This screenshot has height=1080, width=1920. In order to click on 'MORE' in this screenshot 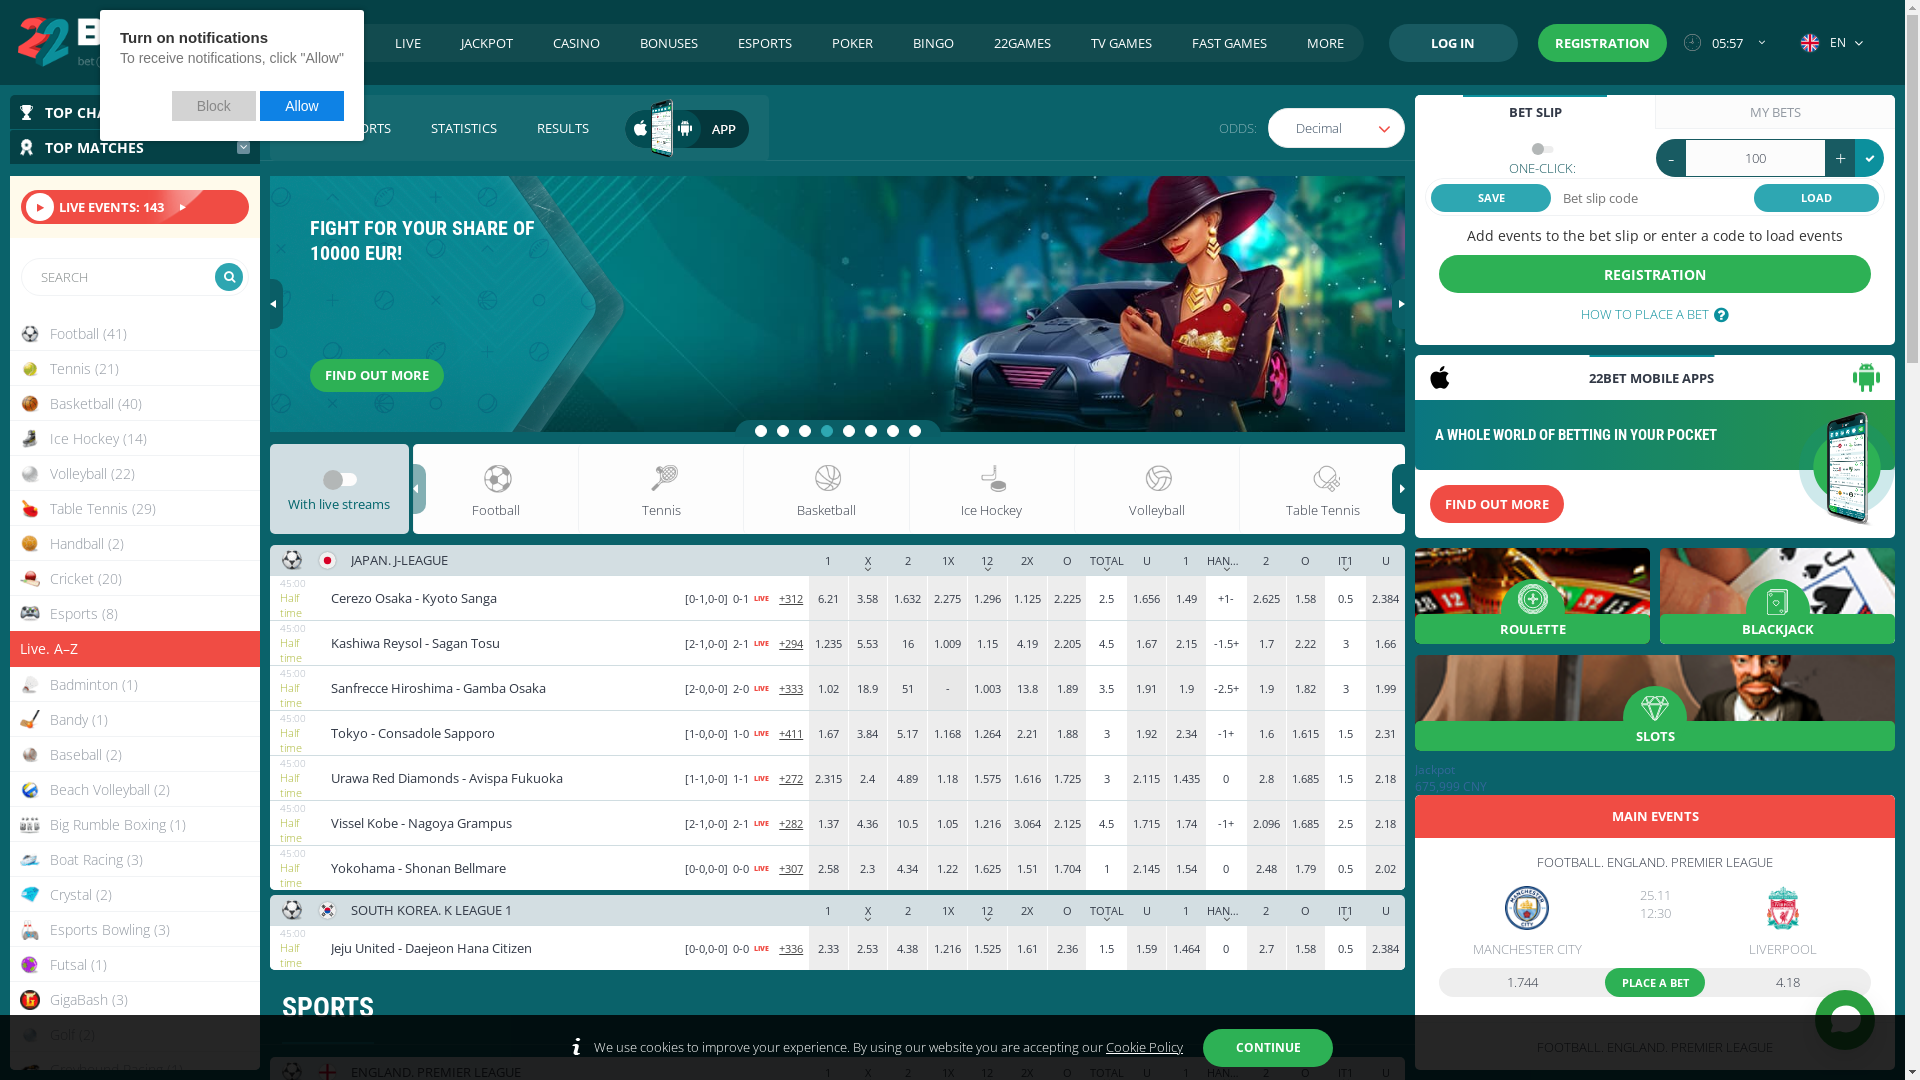, I will do `click(1325, 42)`.